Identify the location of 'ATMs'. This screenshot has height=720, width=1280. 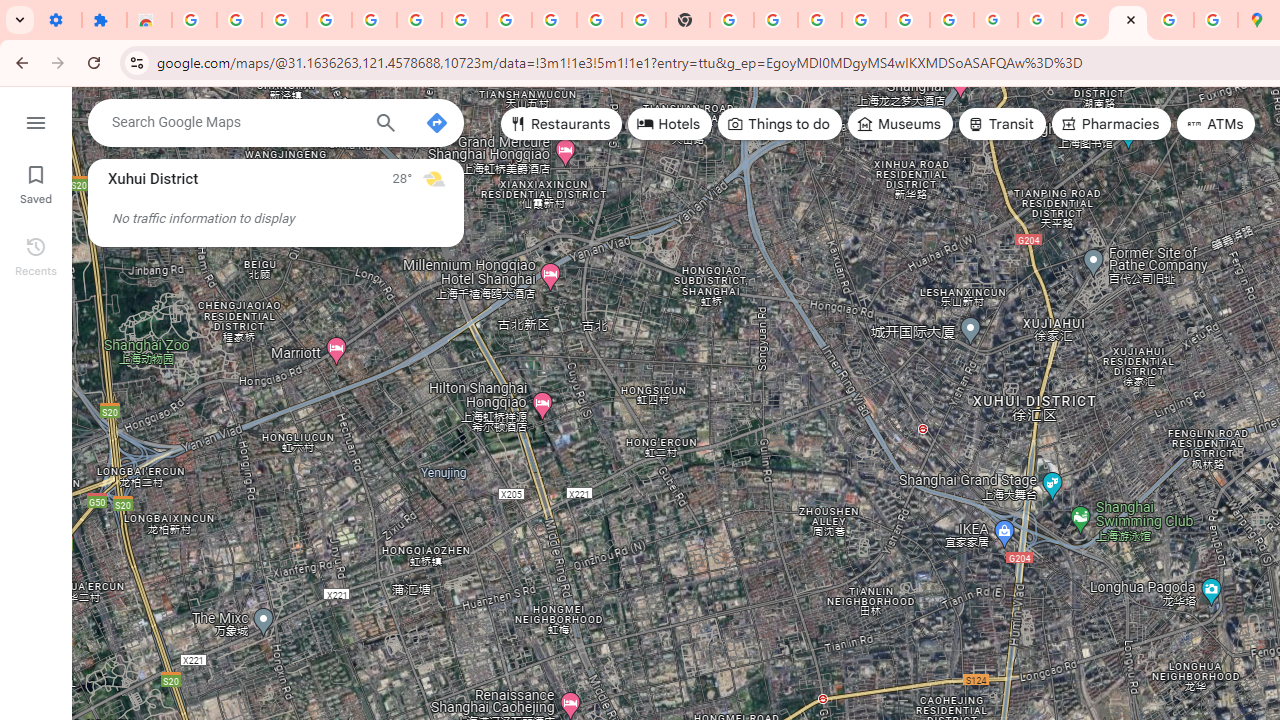
(1215, 124).